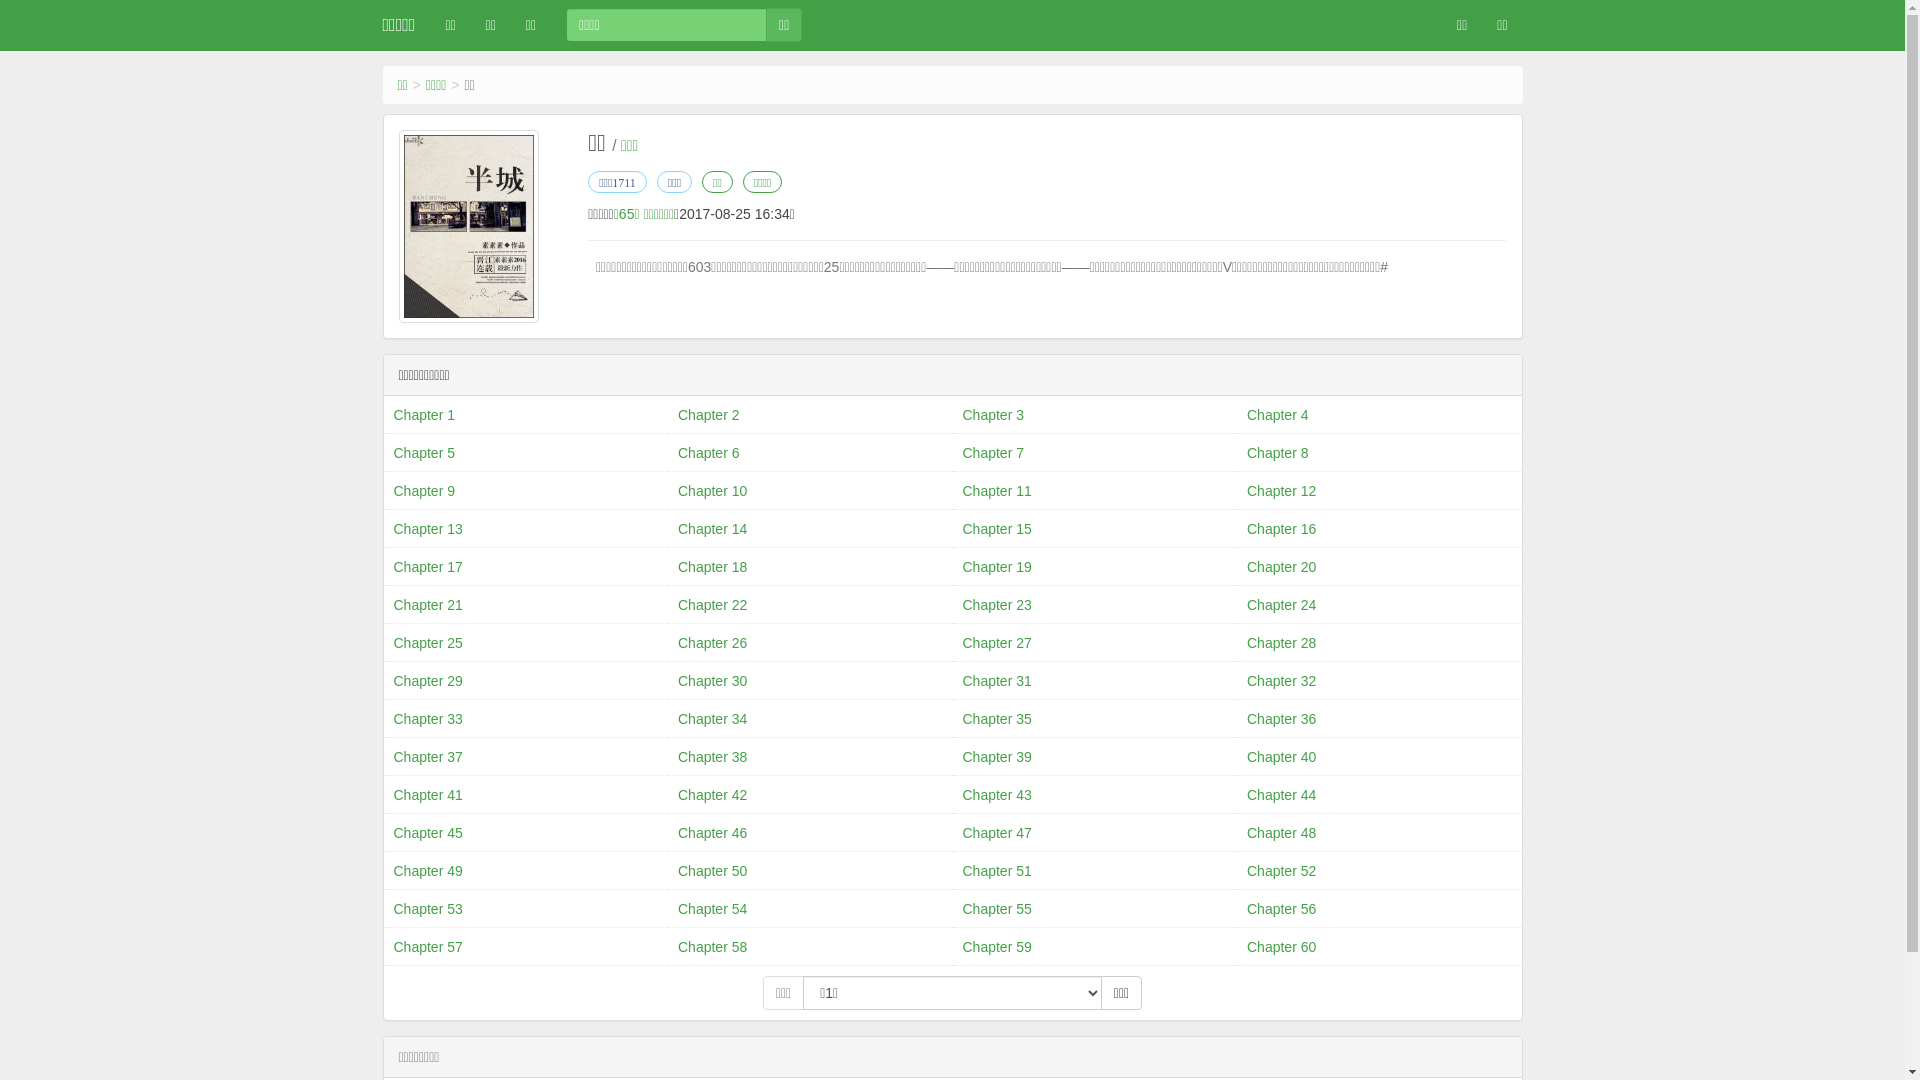 This screenshot has height=1080, width=1920. Describe the element at coordinates (526, 680) in the screenshot. I see `'Chapter 29'` at that location.